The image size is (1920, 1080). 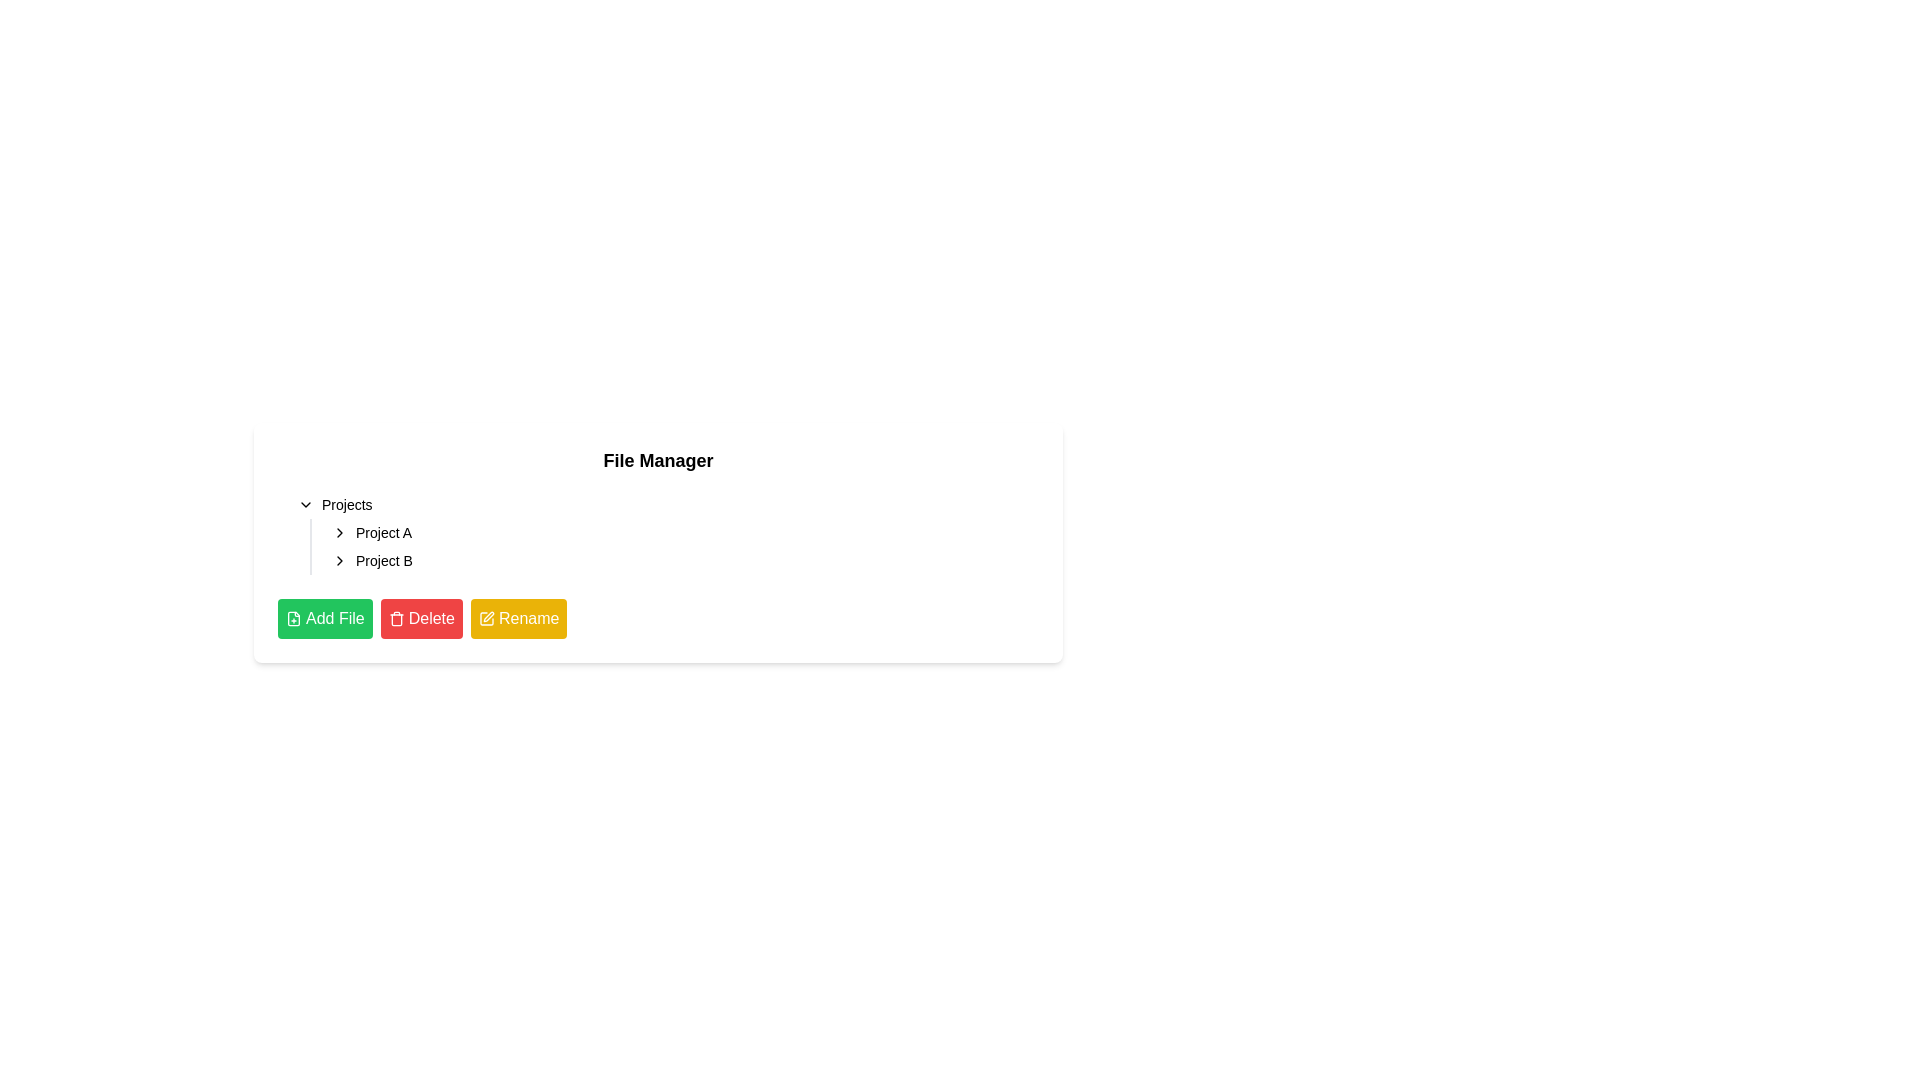 What do you see at coordinates (305, 504) in the screenshot?
I see `the chevron icon to the left of the 'Projects' label` at bounding box center [305, 504].